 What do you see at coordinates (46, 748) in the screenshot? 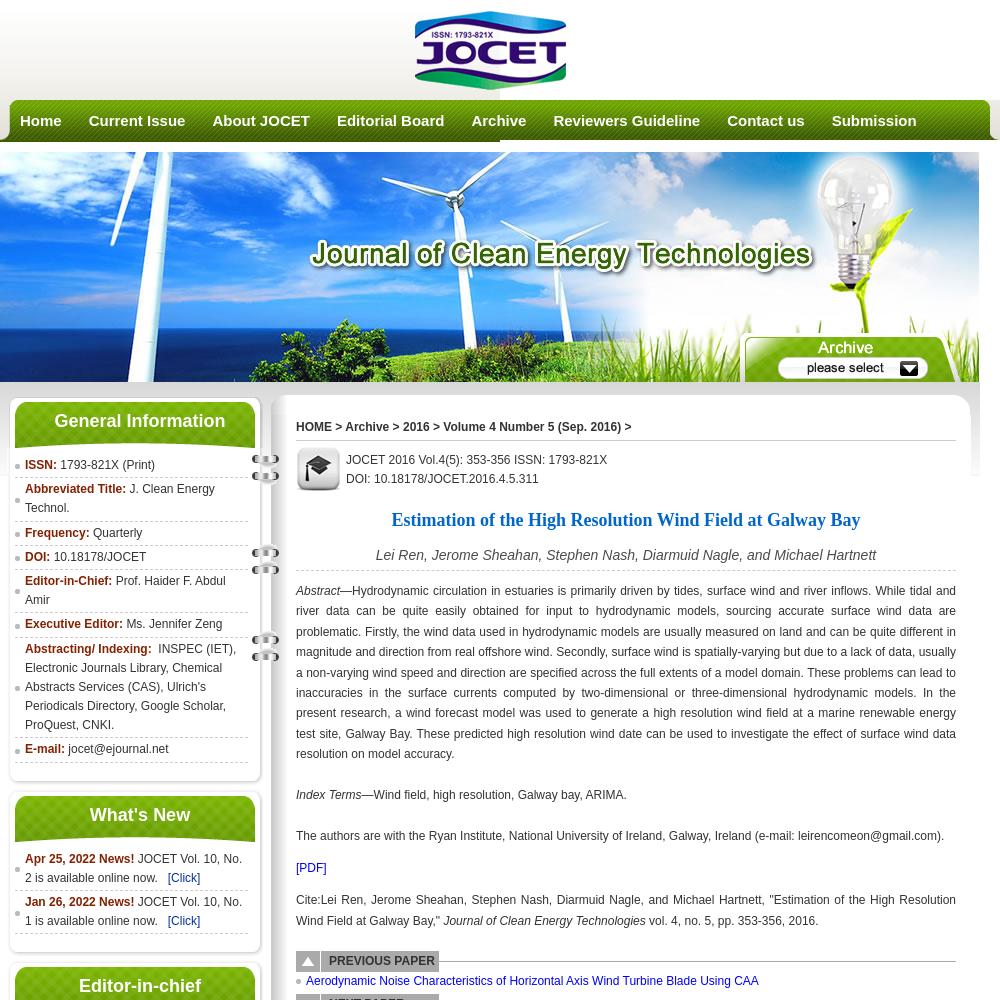
I see `'E-mail:'` at bounding box center [46, 748].